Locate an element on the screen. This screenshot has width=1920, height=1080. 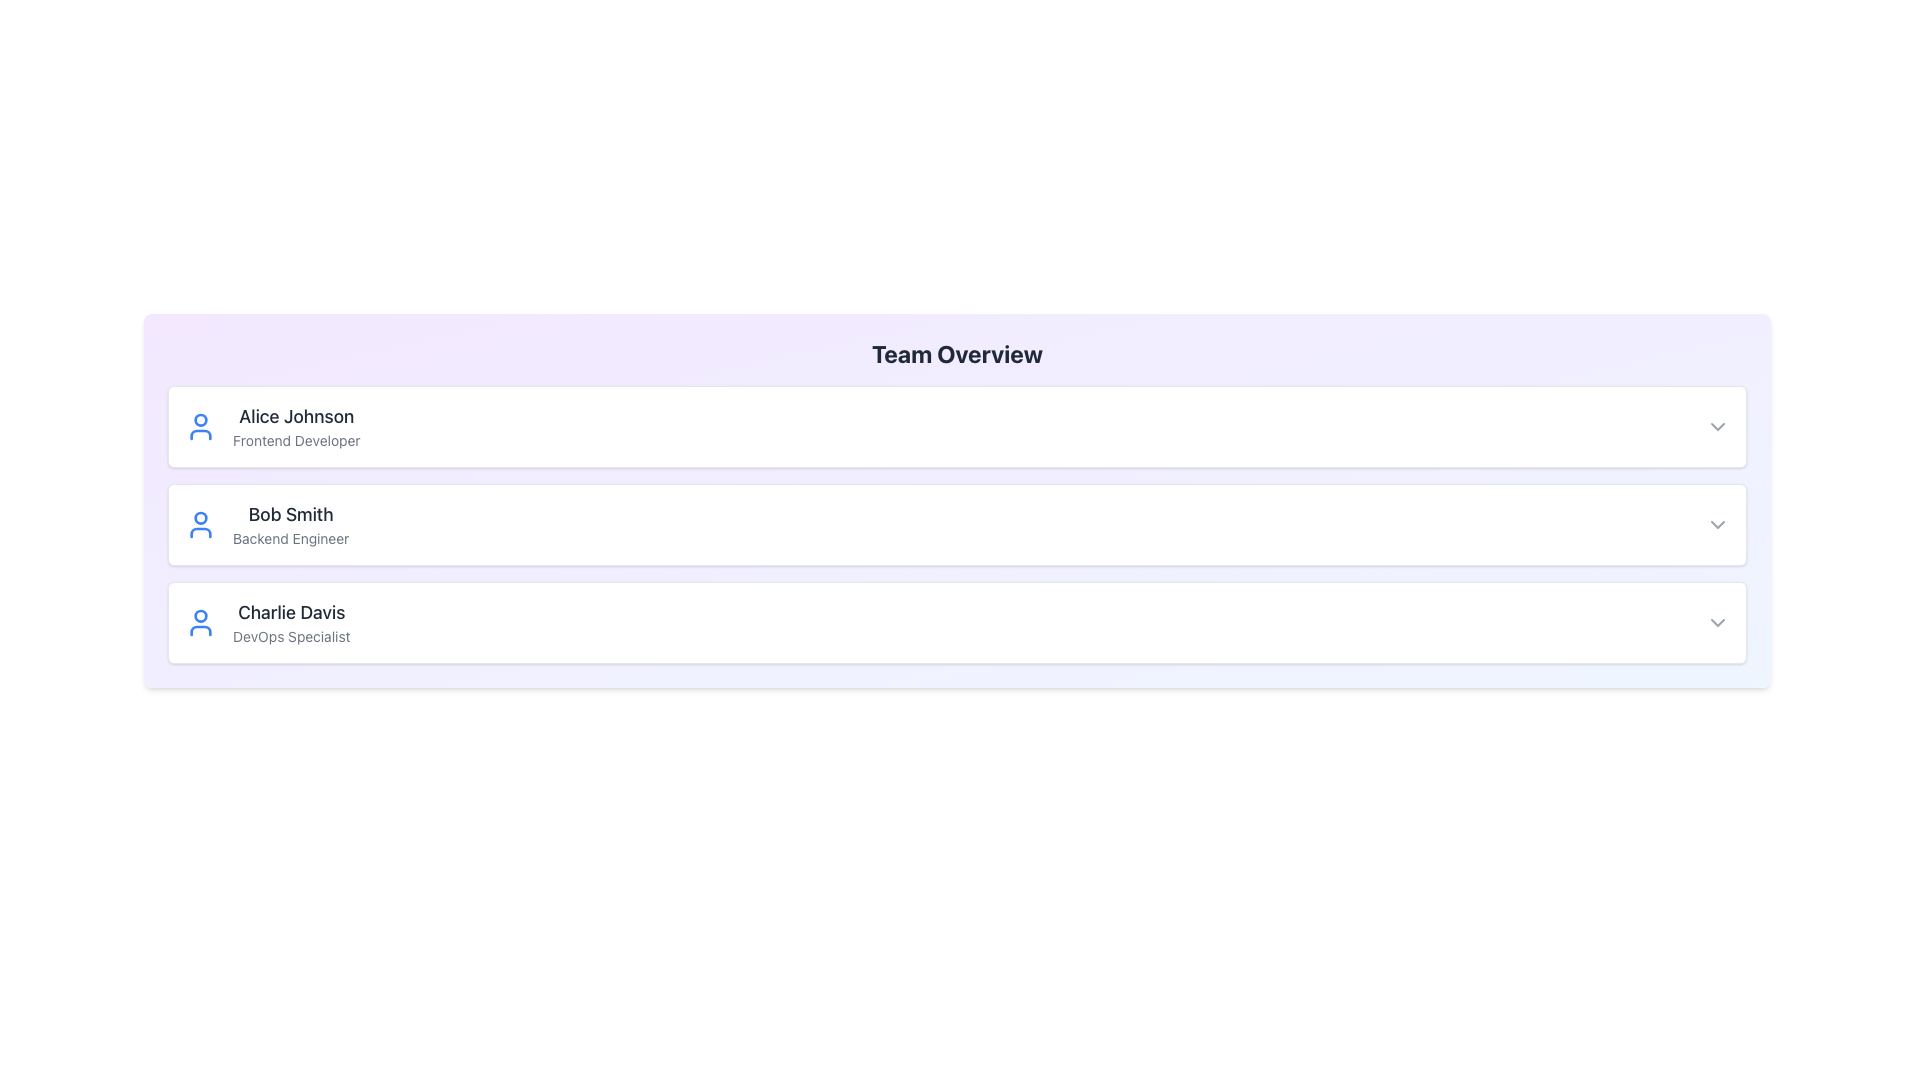
the circular part of the user icon for 'Charlie Davis,' which is the third entry in the 'Team Overview' card list is located at coordinates (201, 615).